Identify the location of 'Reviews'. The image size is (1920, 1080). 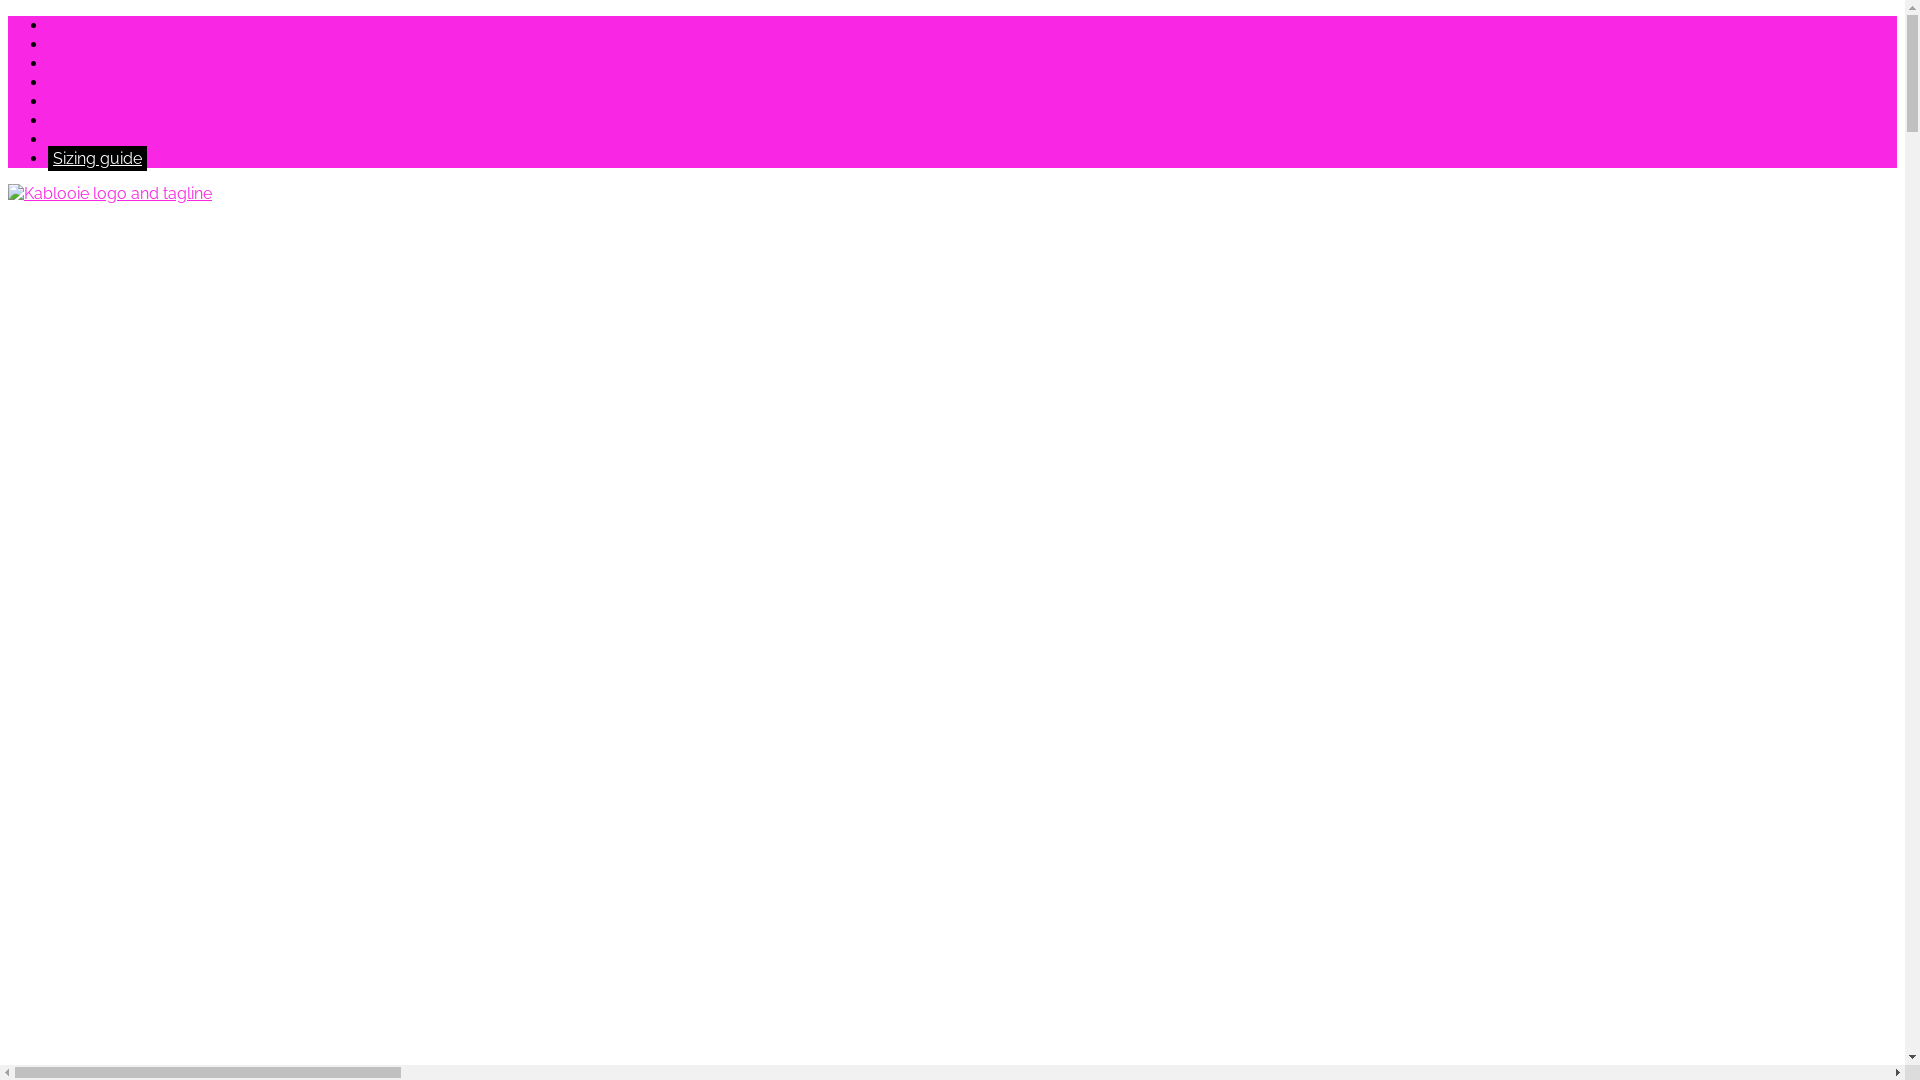
(78, 101).